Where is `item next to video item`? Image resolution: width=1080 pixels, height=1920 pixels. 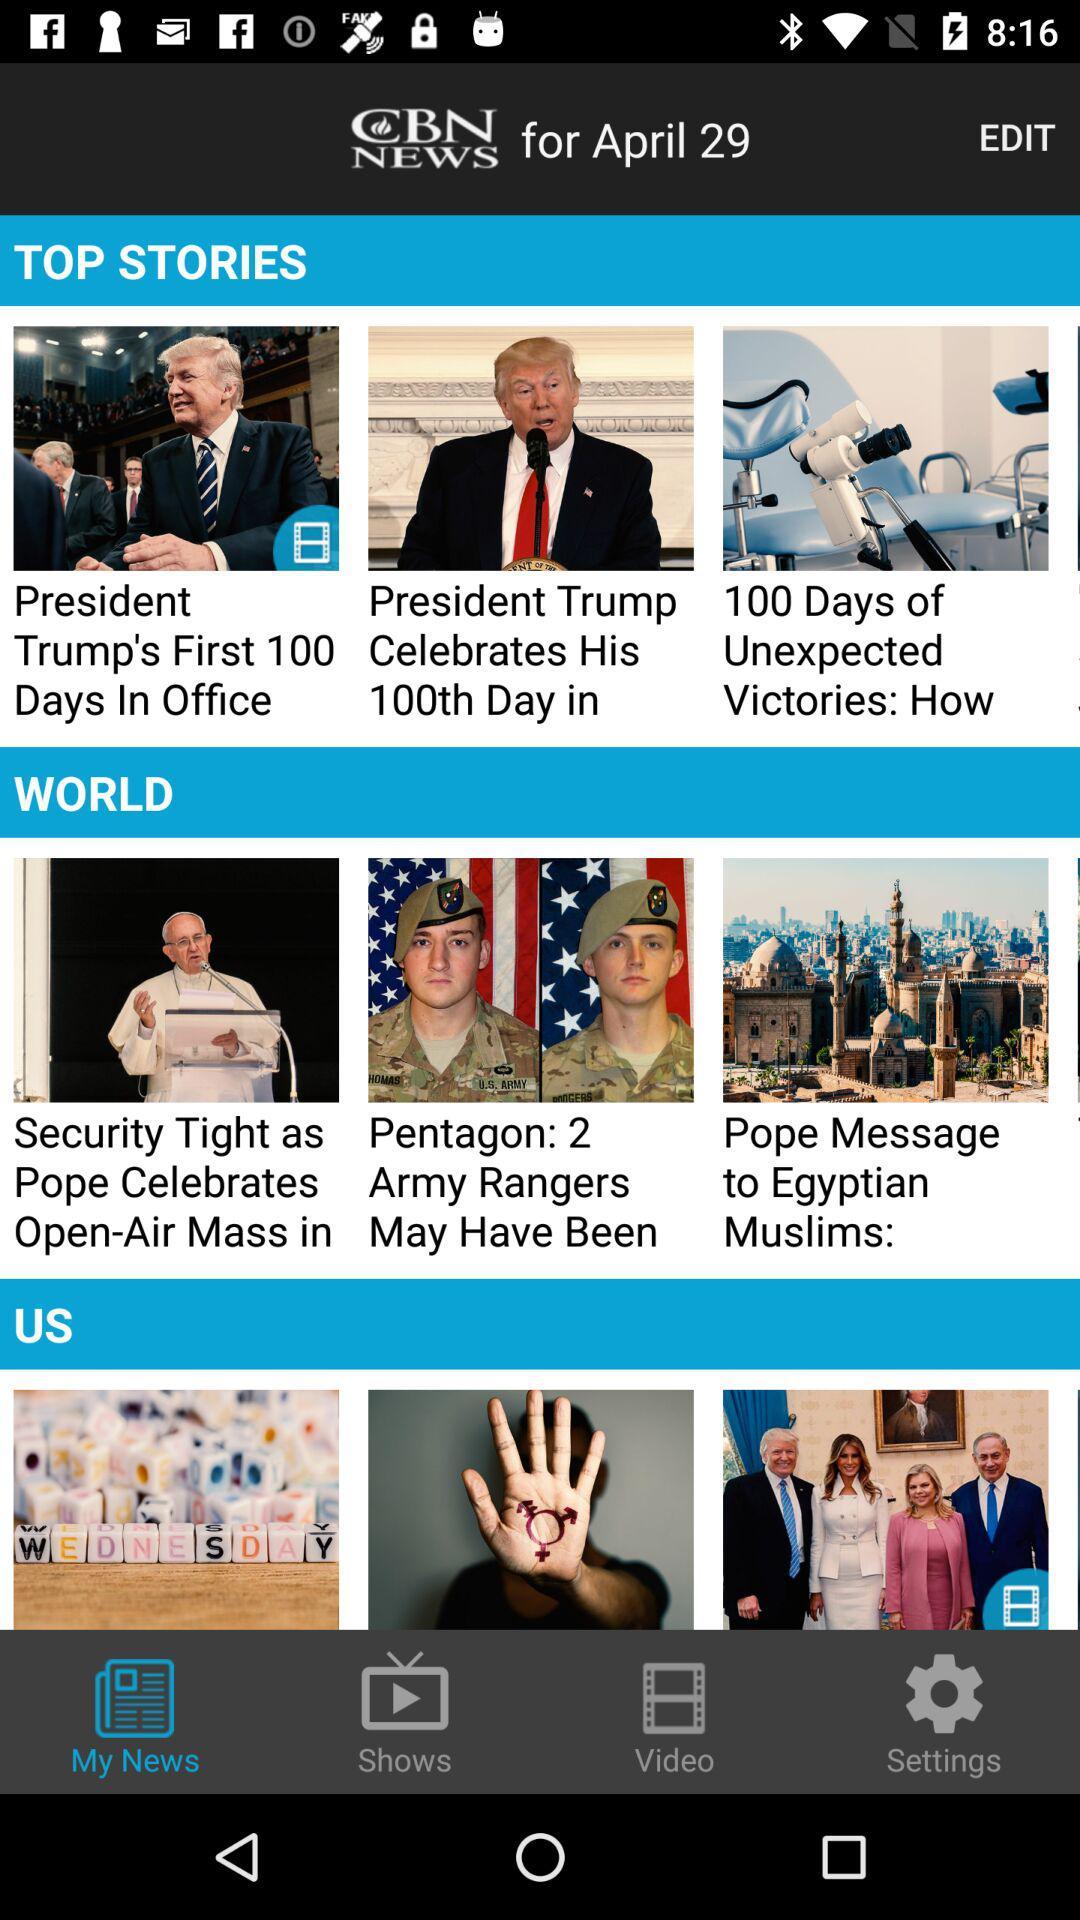
item next to video item is located at coordinates (944, 1712).